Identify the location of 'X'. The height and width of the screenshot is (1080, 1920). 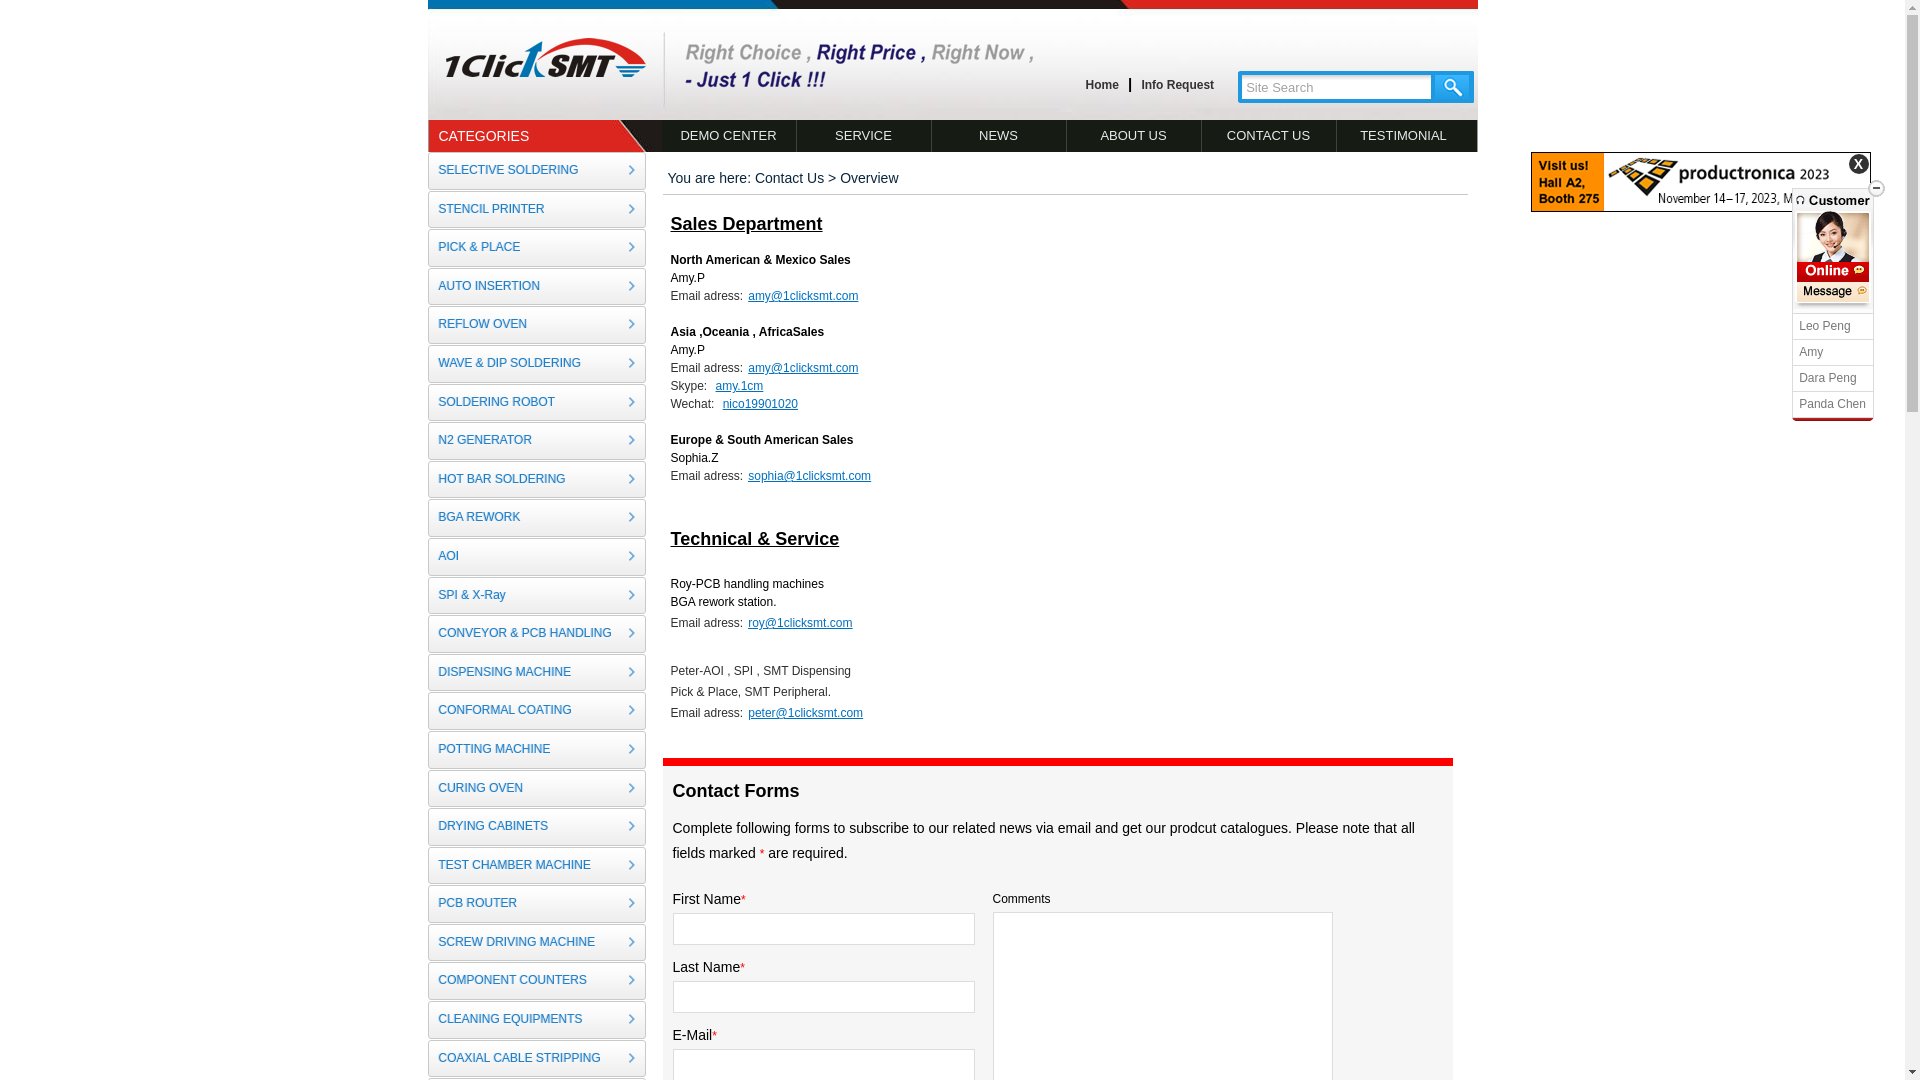
(1857, 163).